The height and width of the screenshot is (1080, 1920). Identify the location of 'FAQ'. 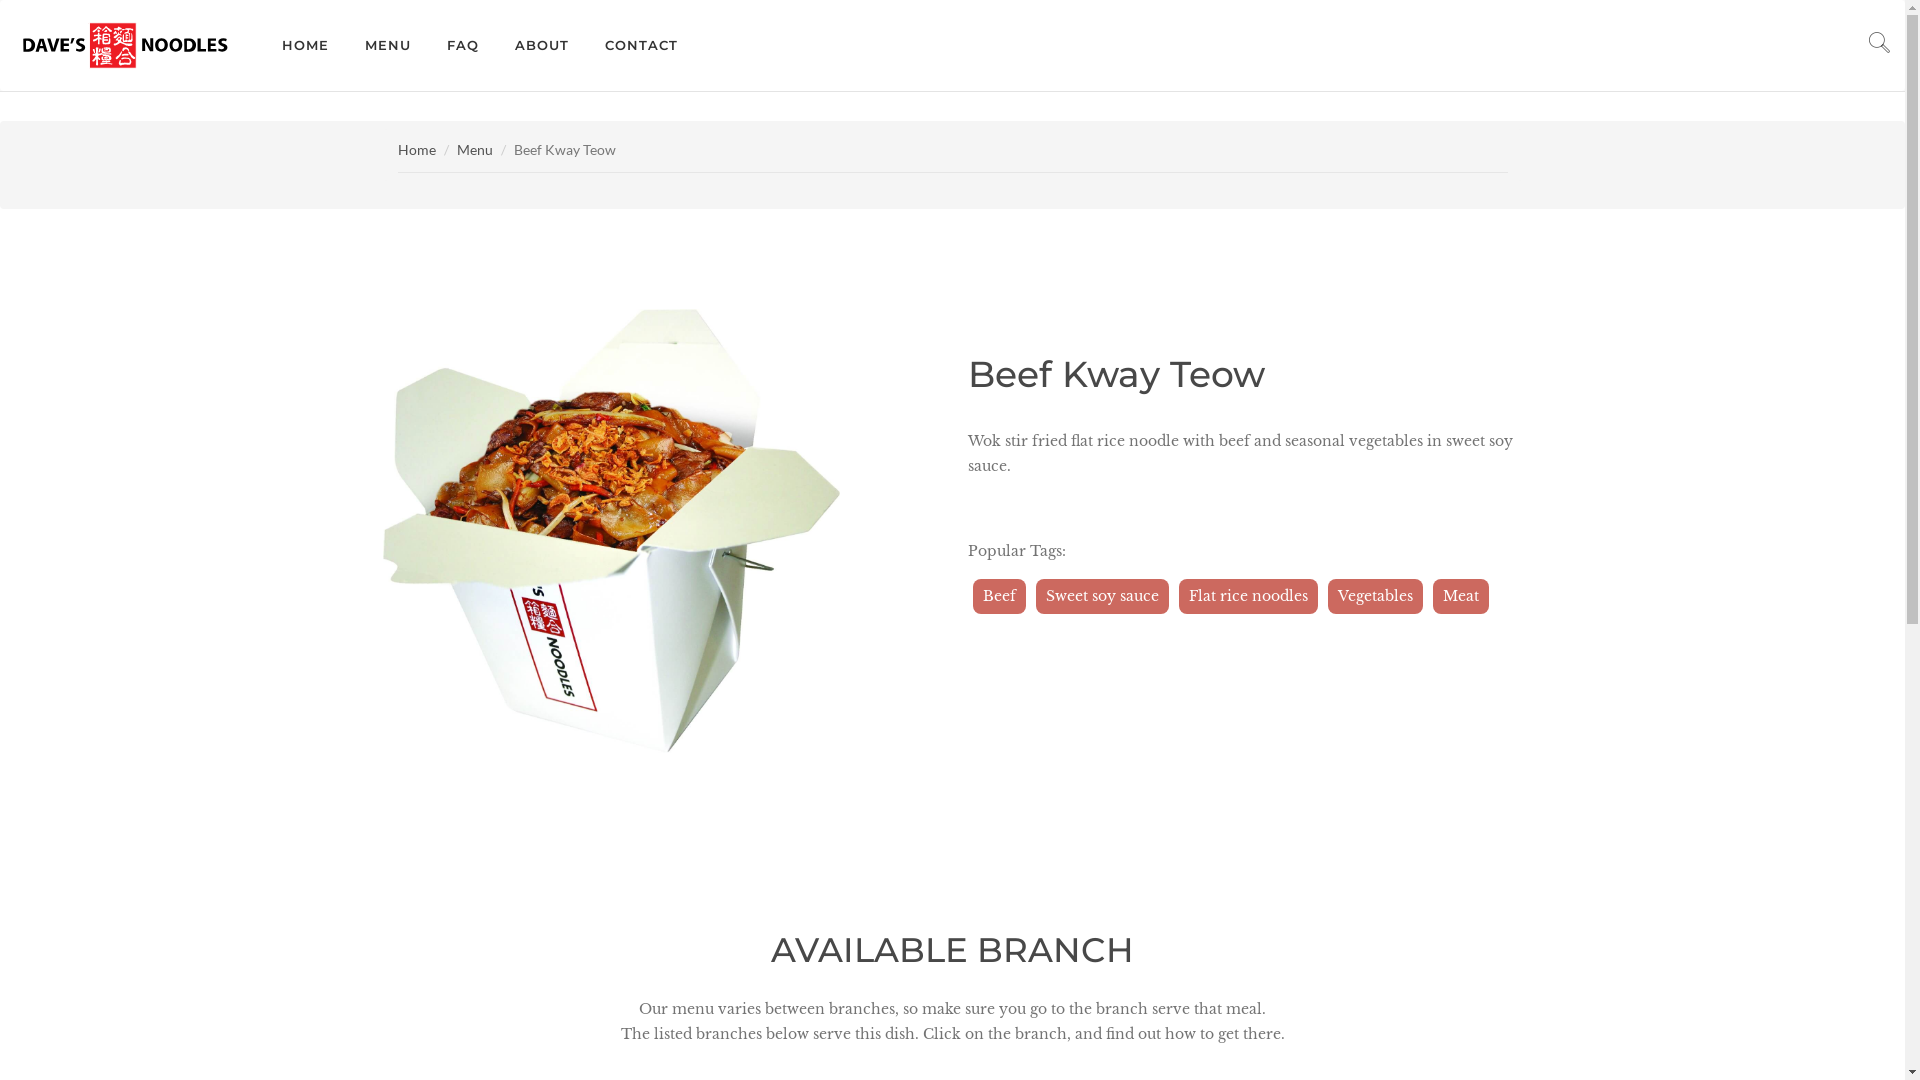
(461, 45).